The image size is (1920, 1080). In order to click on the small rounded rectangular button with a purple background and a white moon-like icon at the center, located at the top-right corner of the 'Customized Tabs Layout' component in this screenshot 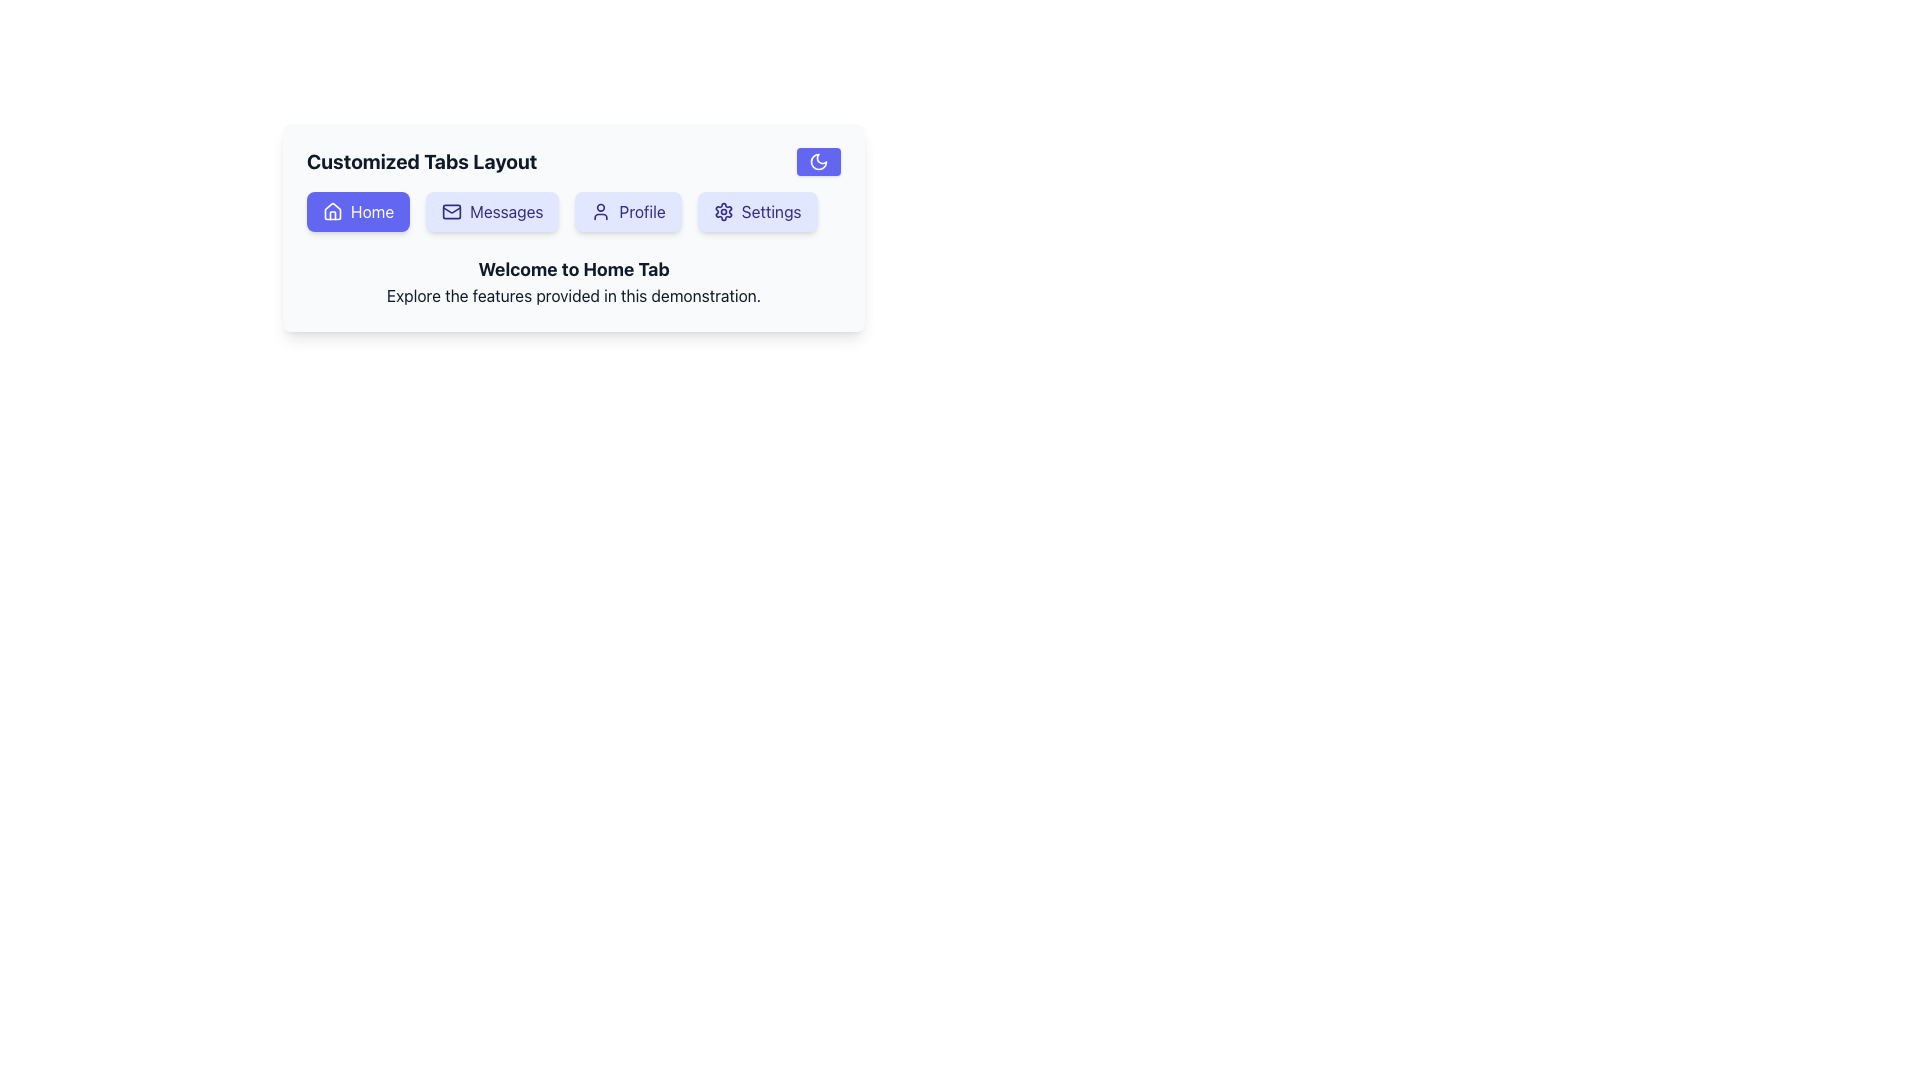, I will do `click(819, 161)`.